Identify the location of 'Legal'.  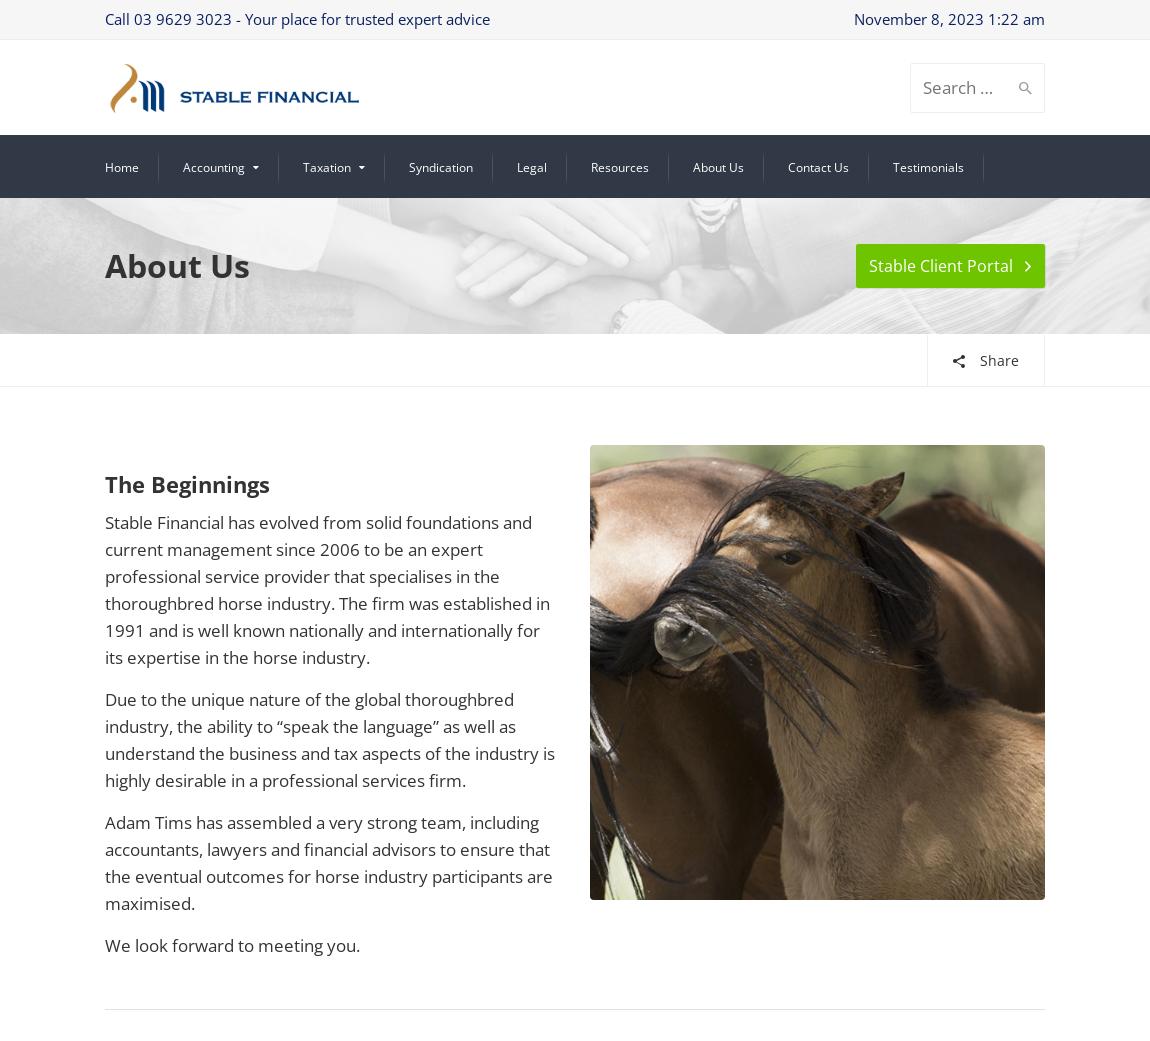
(517, 167).